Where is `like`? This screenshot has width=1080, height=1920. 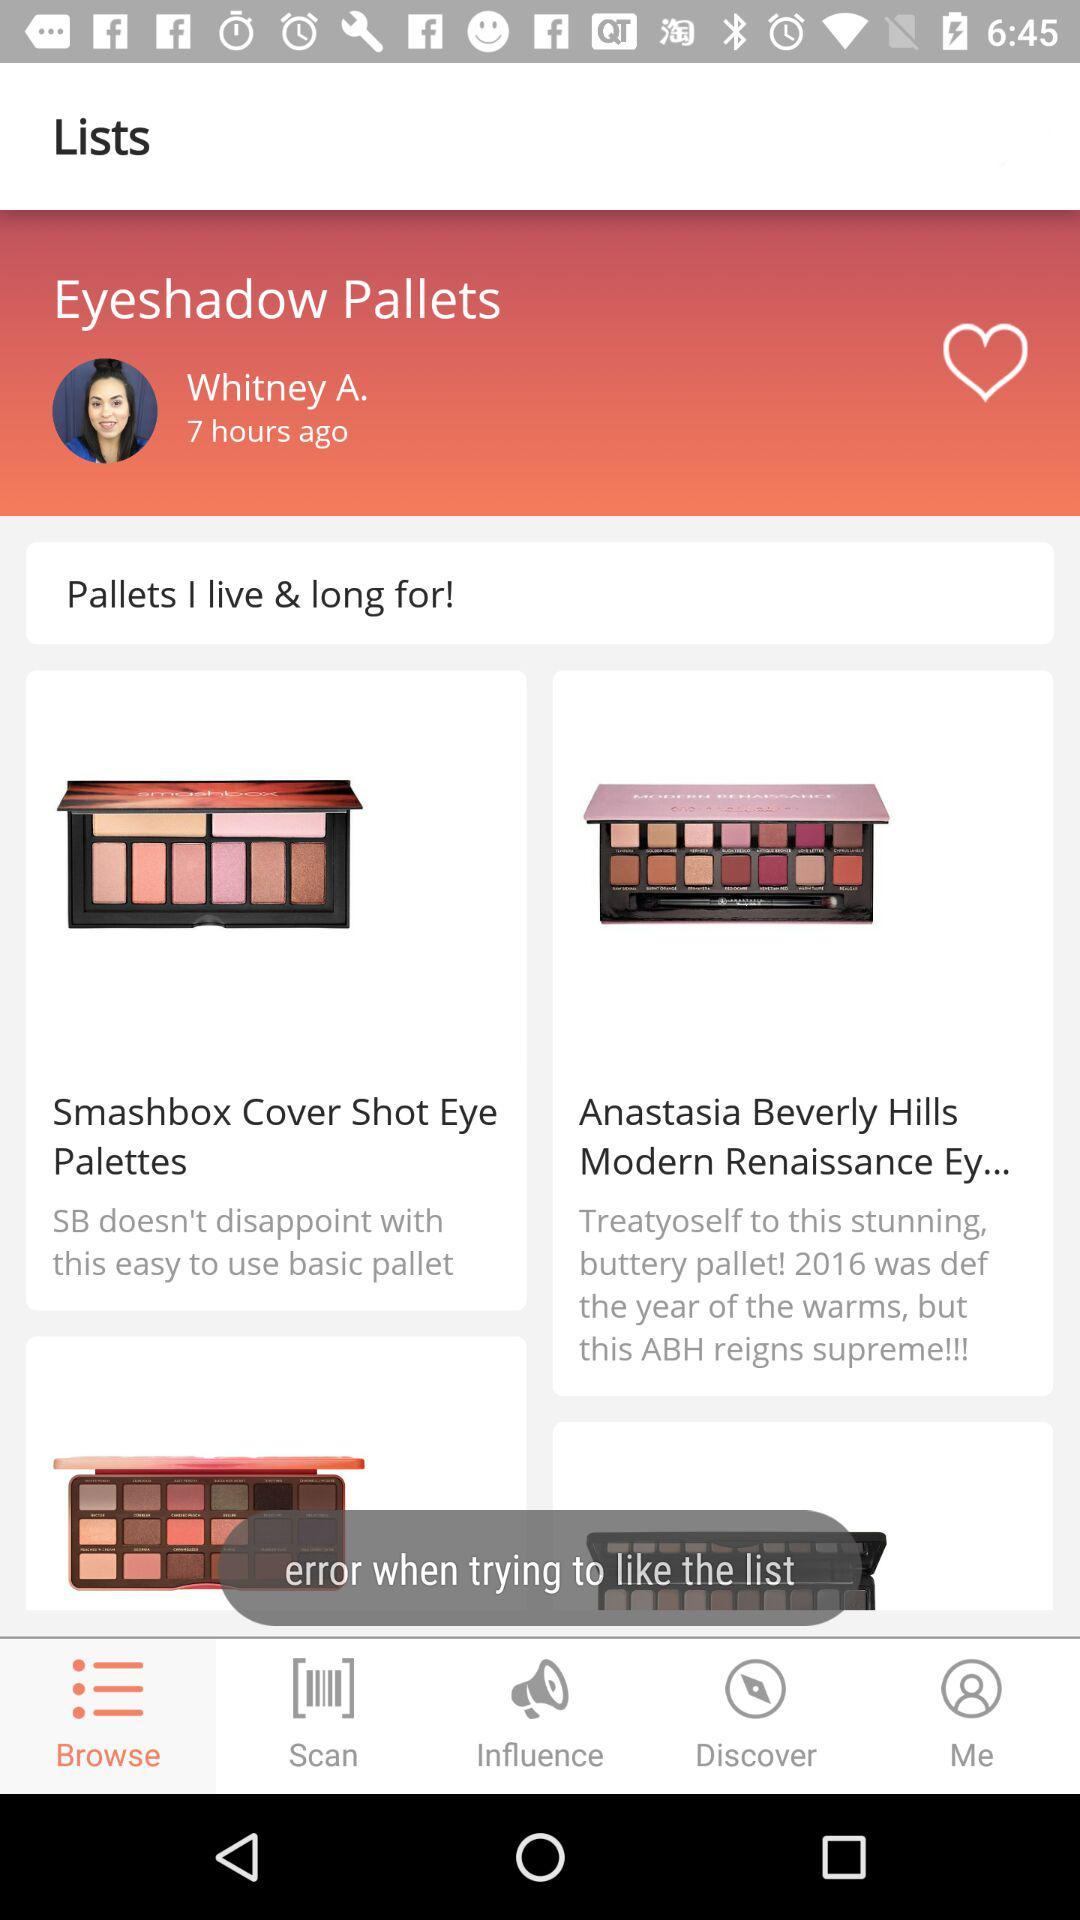
like is located at coordinates (984, 363).